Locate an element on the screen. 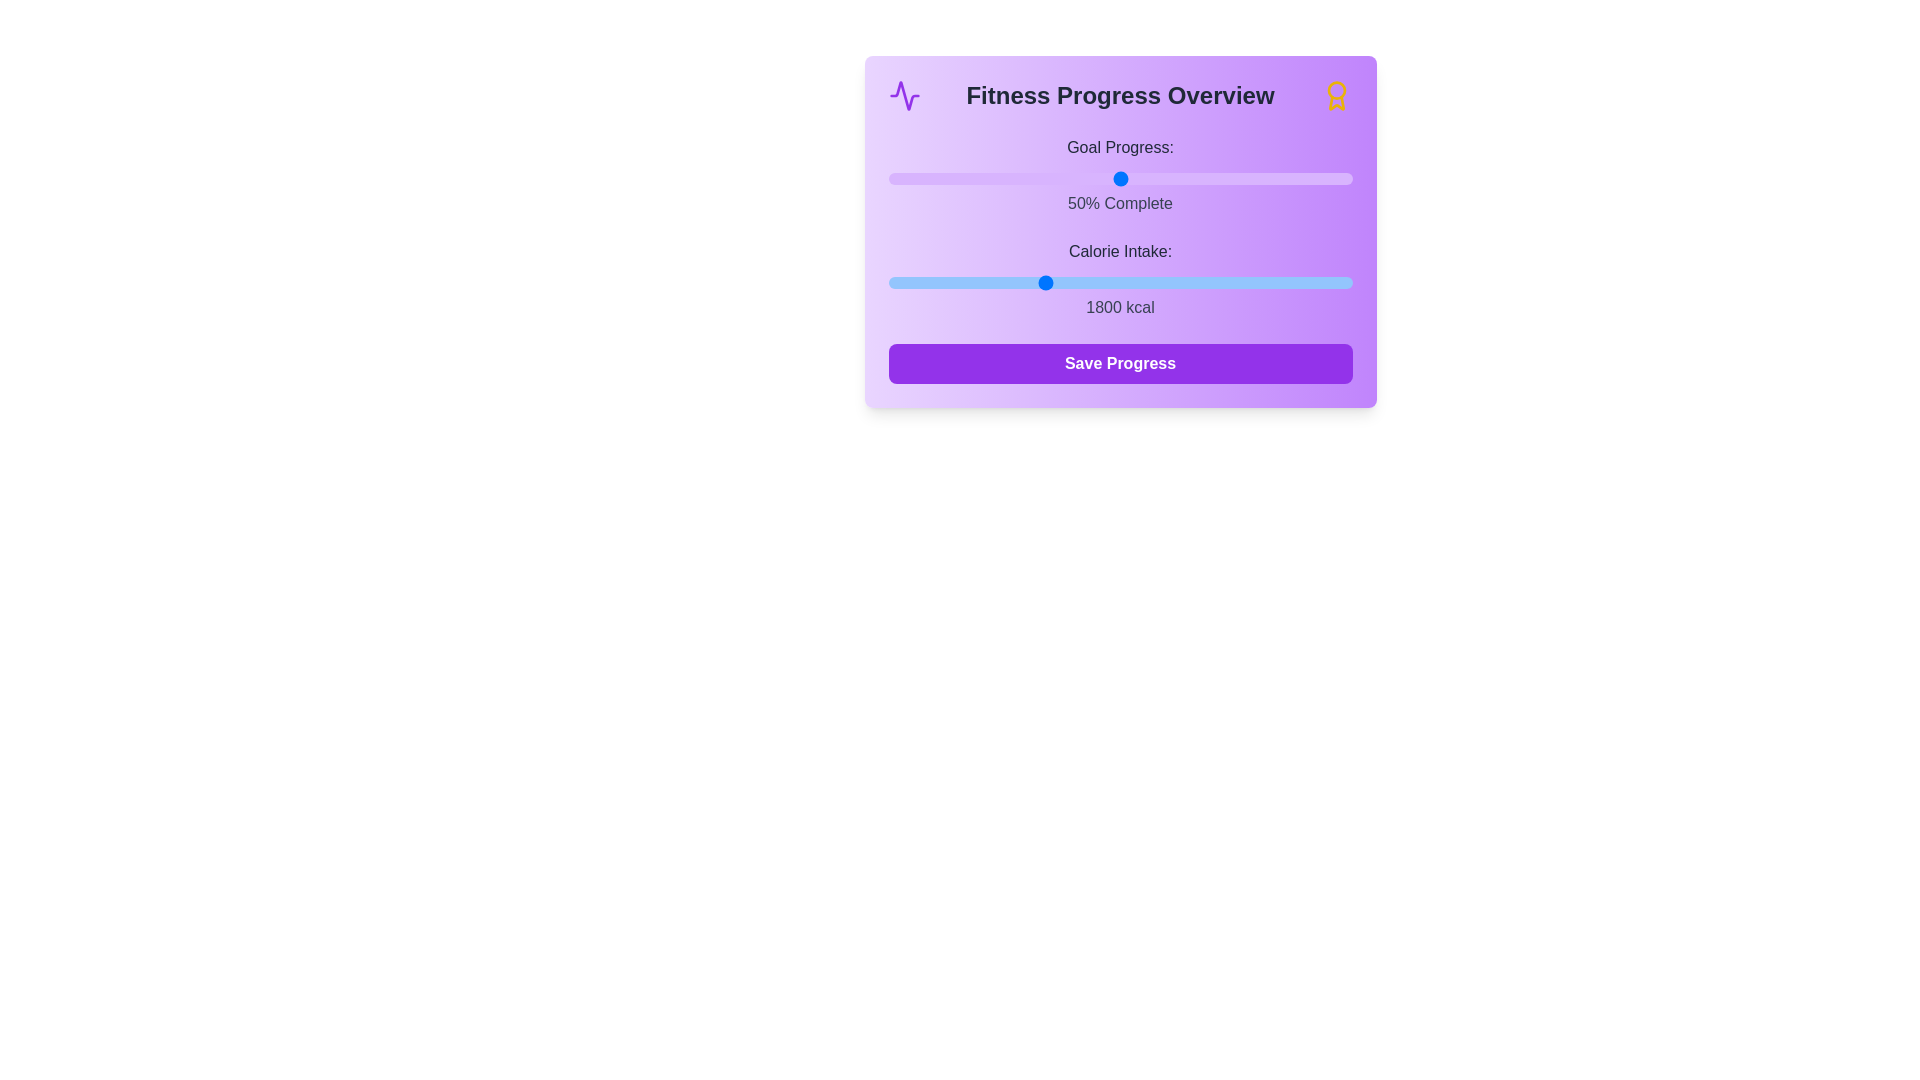  the circular badge-like icon in the upper-right corner of the interface that denotes awards or achievements is located at coordinates (1336, 90).